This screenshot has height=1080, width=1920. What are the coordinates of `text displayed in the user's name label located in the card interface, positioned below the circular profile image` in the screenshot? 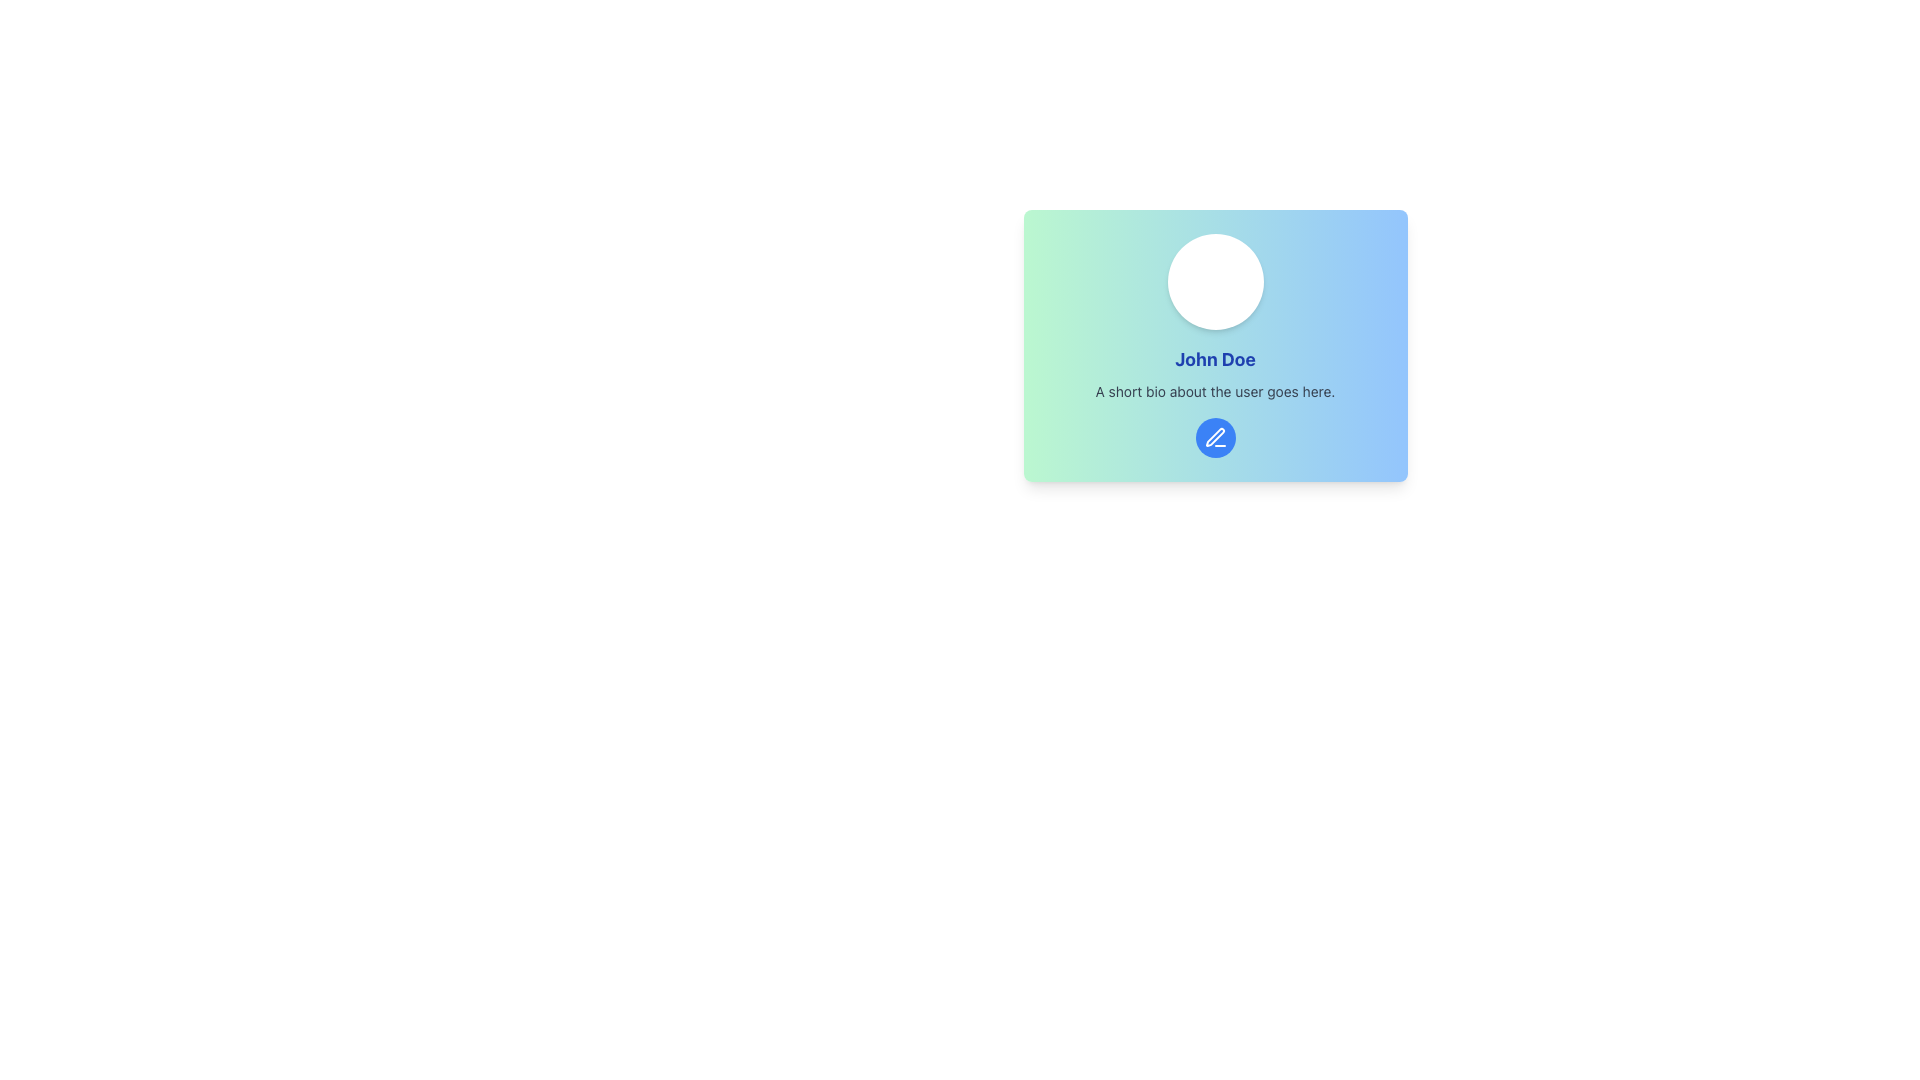 It's located at (1214, 358).